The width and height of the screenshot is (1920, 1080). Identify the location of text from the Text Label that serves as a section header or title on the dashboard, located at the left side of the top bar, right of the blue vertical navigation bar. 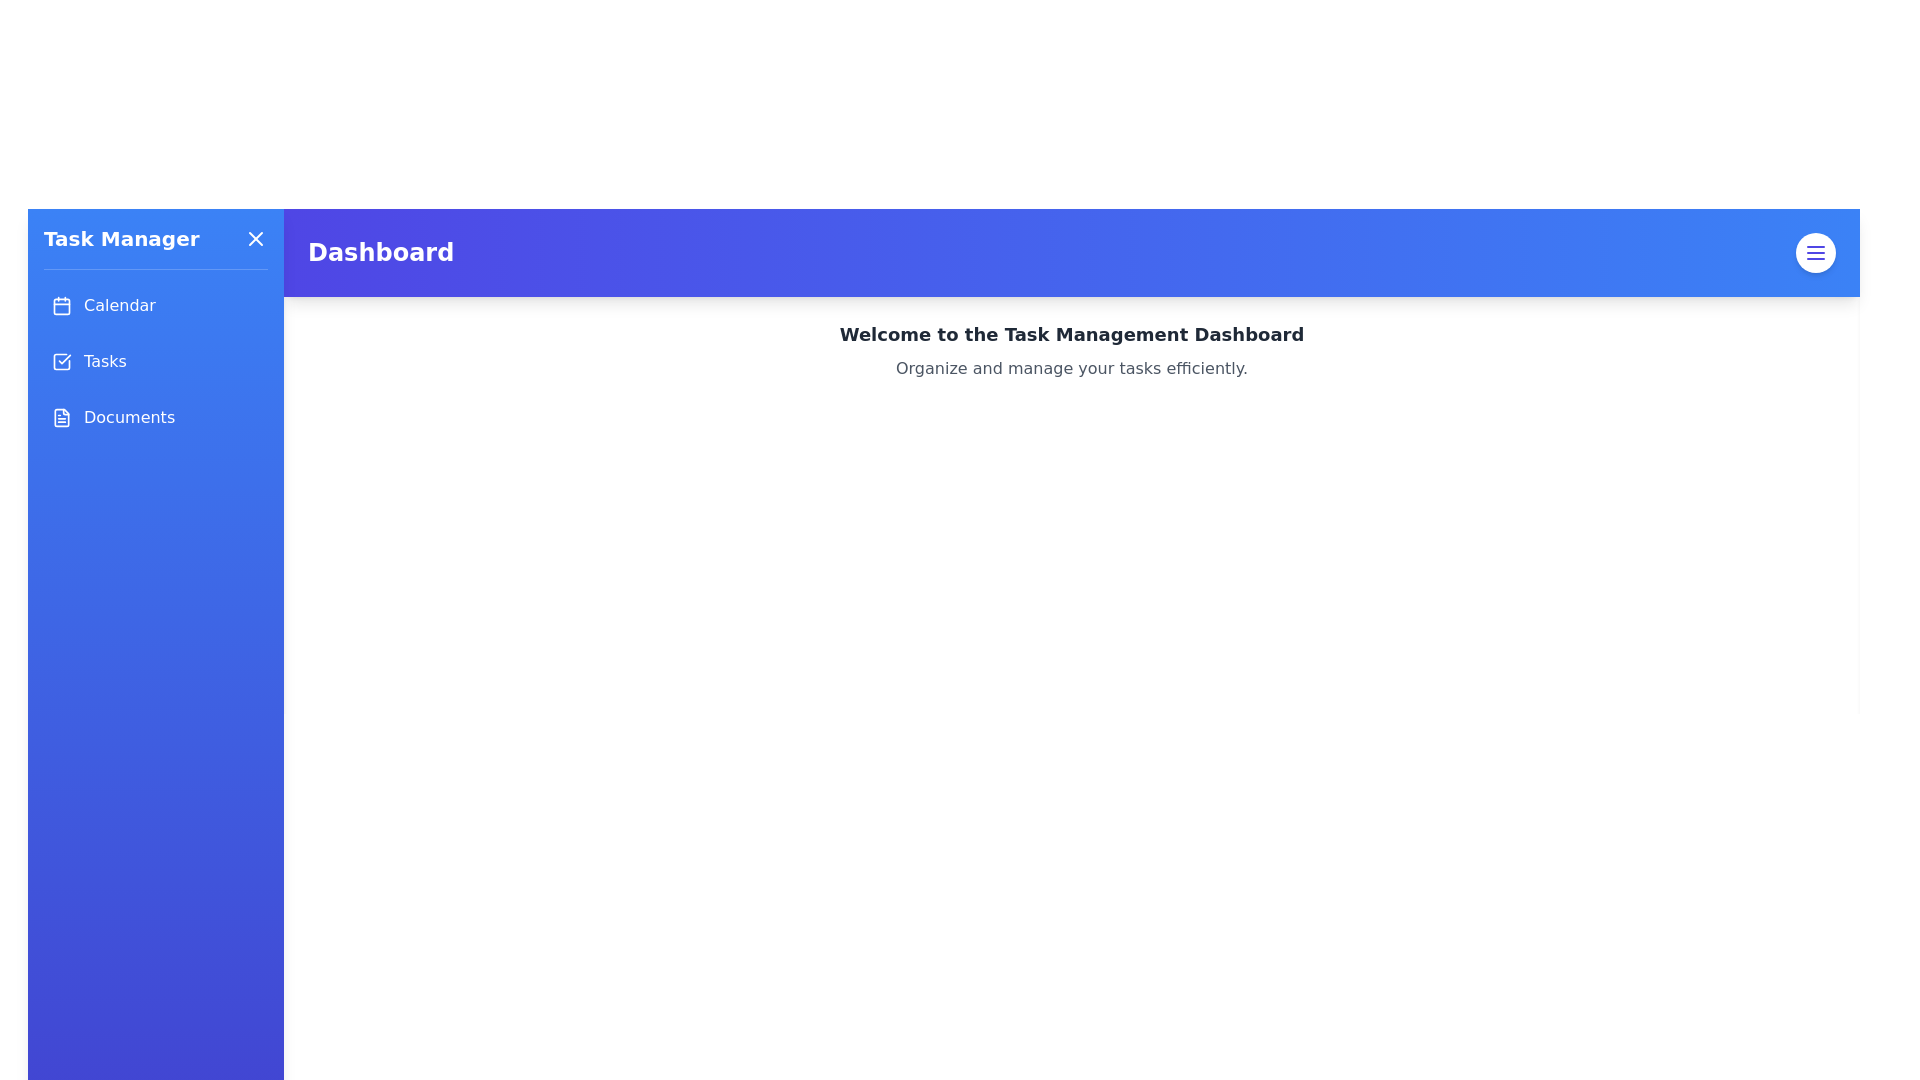
(381, 252).